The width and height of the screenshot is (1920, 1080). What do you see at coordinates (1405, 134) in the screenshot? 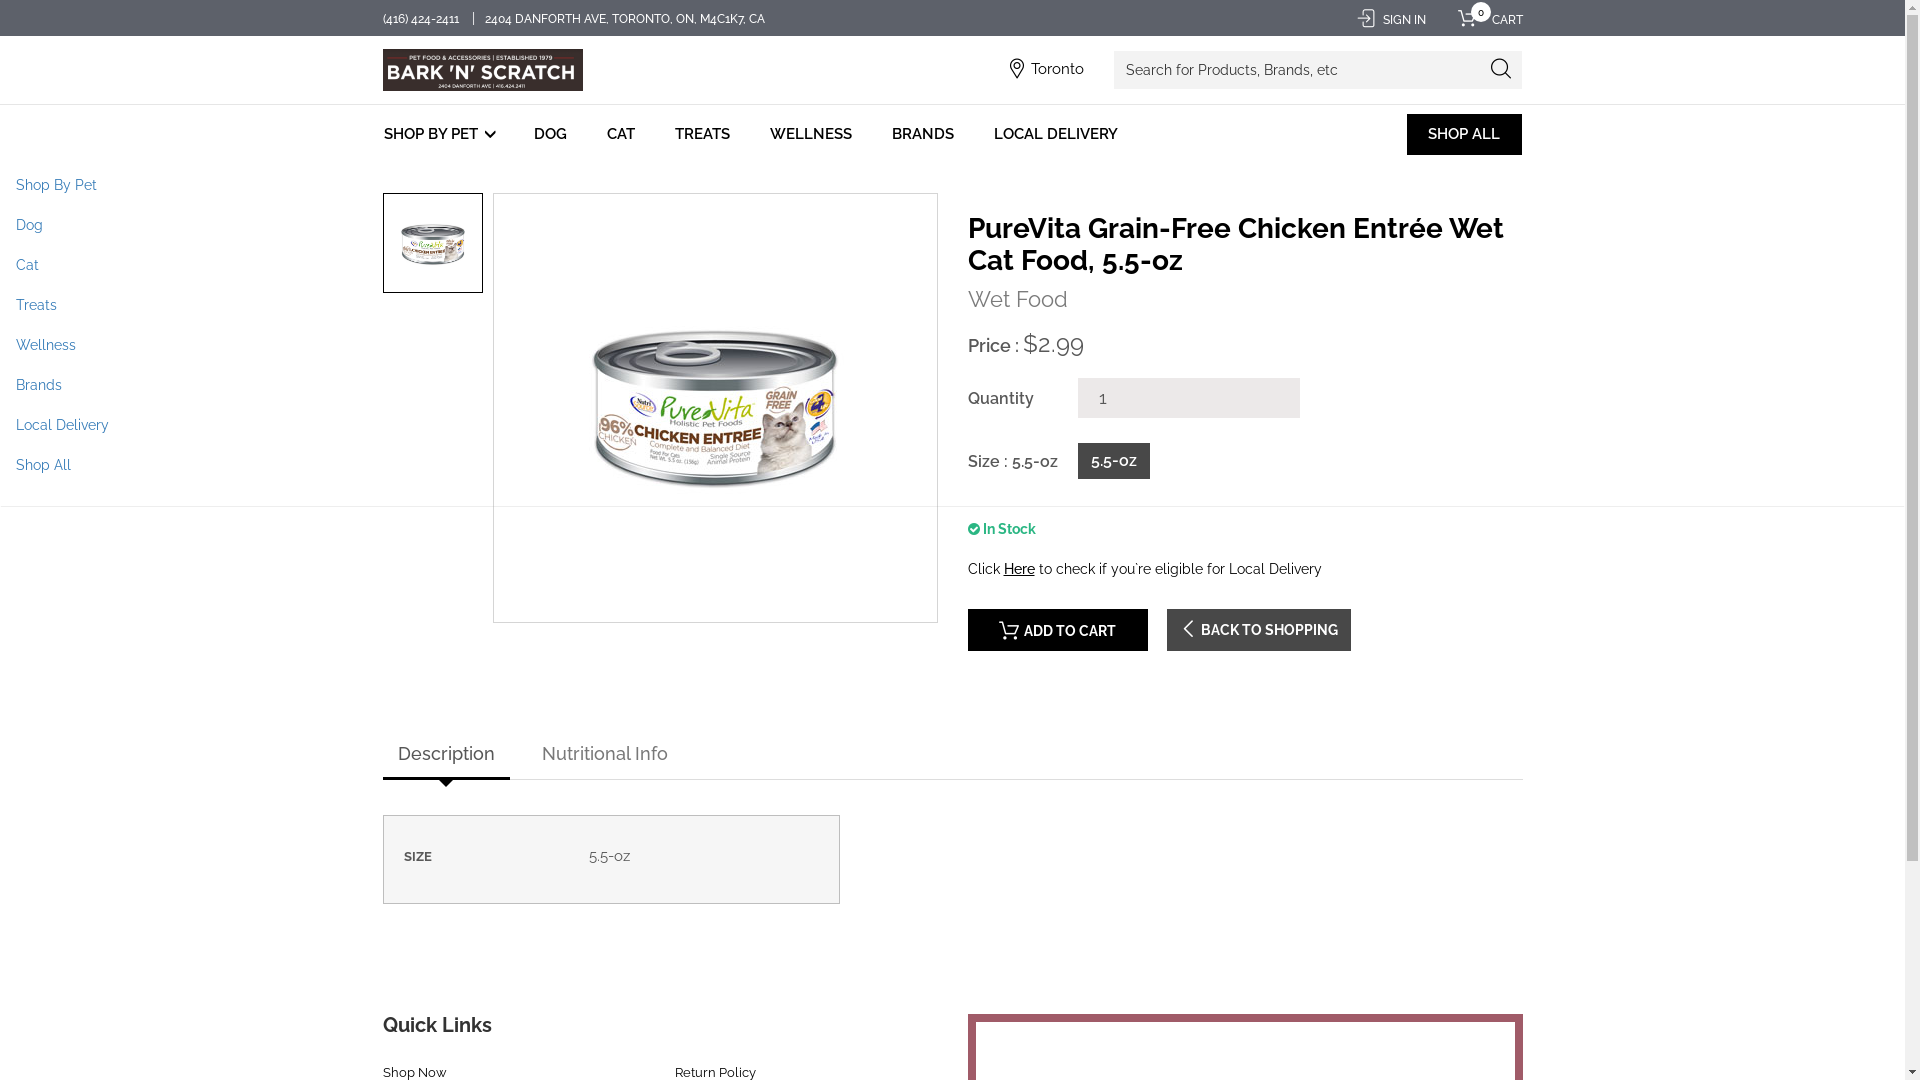
I see `'SHOP ALL'` at bounding box center [1405, 134].